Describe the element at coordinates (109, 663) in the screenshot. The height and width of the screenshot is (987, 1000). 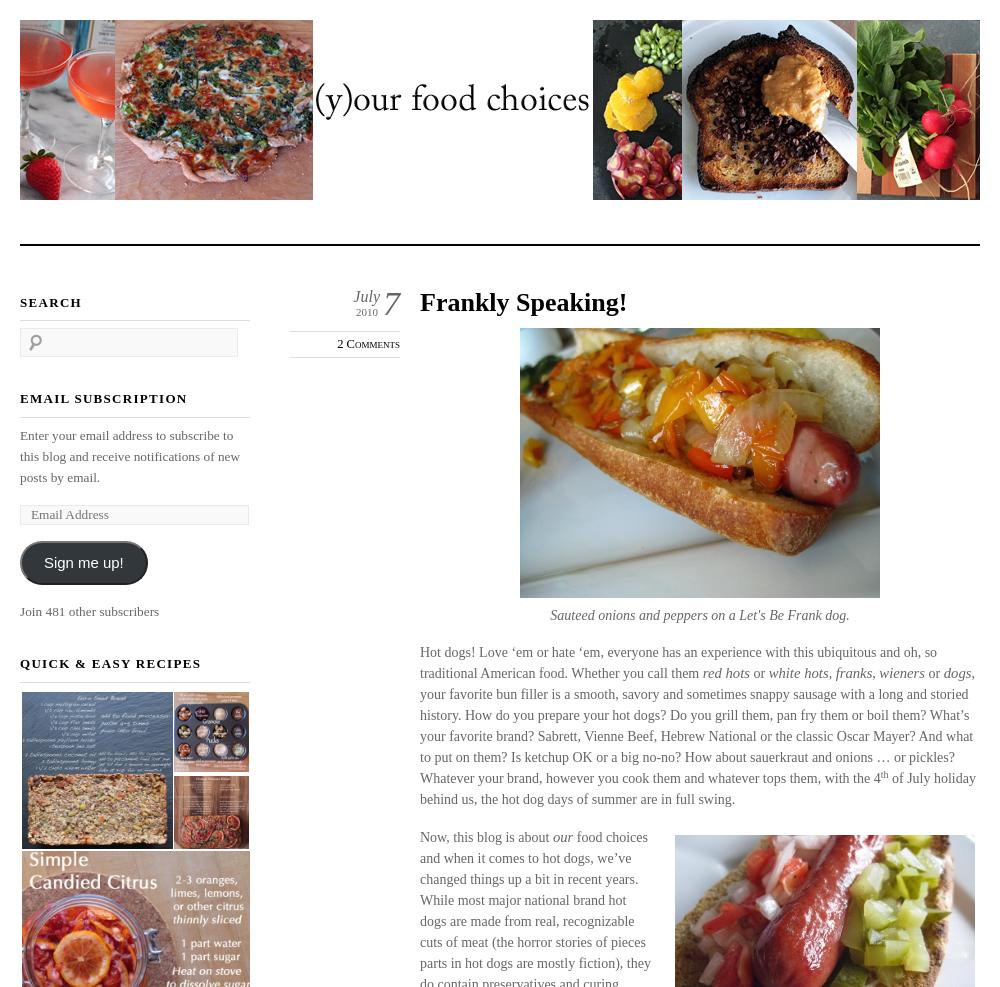
I see `'Quick & Easy Recipes'` at that location.